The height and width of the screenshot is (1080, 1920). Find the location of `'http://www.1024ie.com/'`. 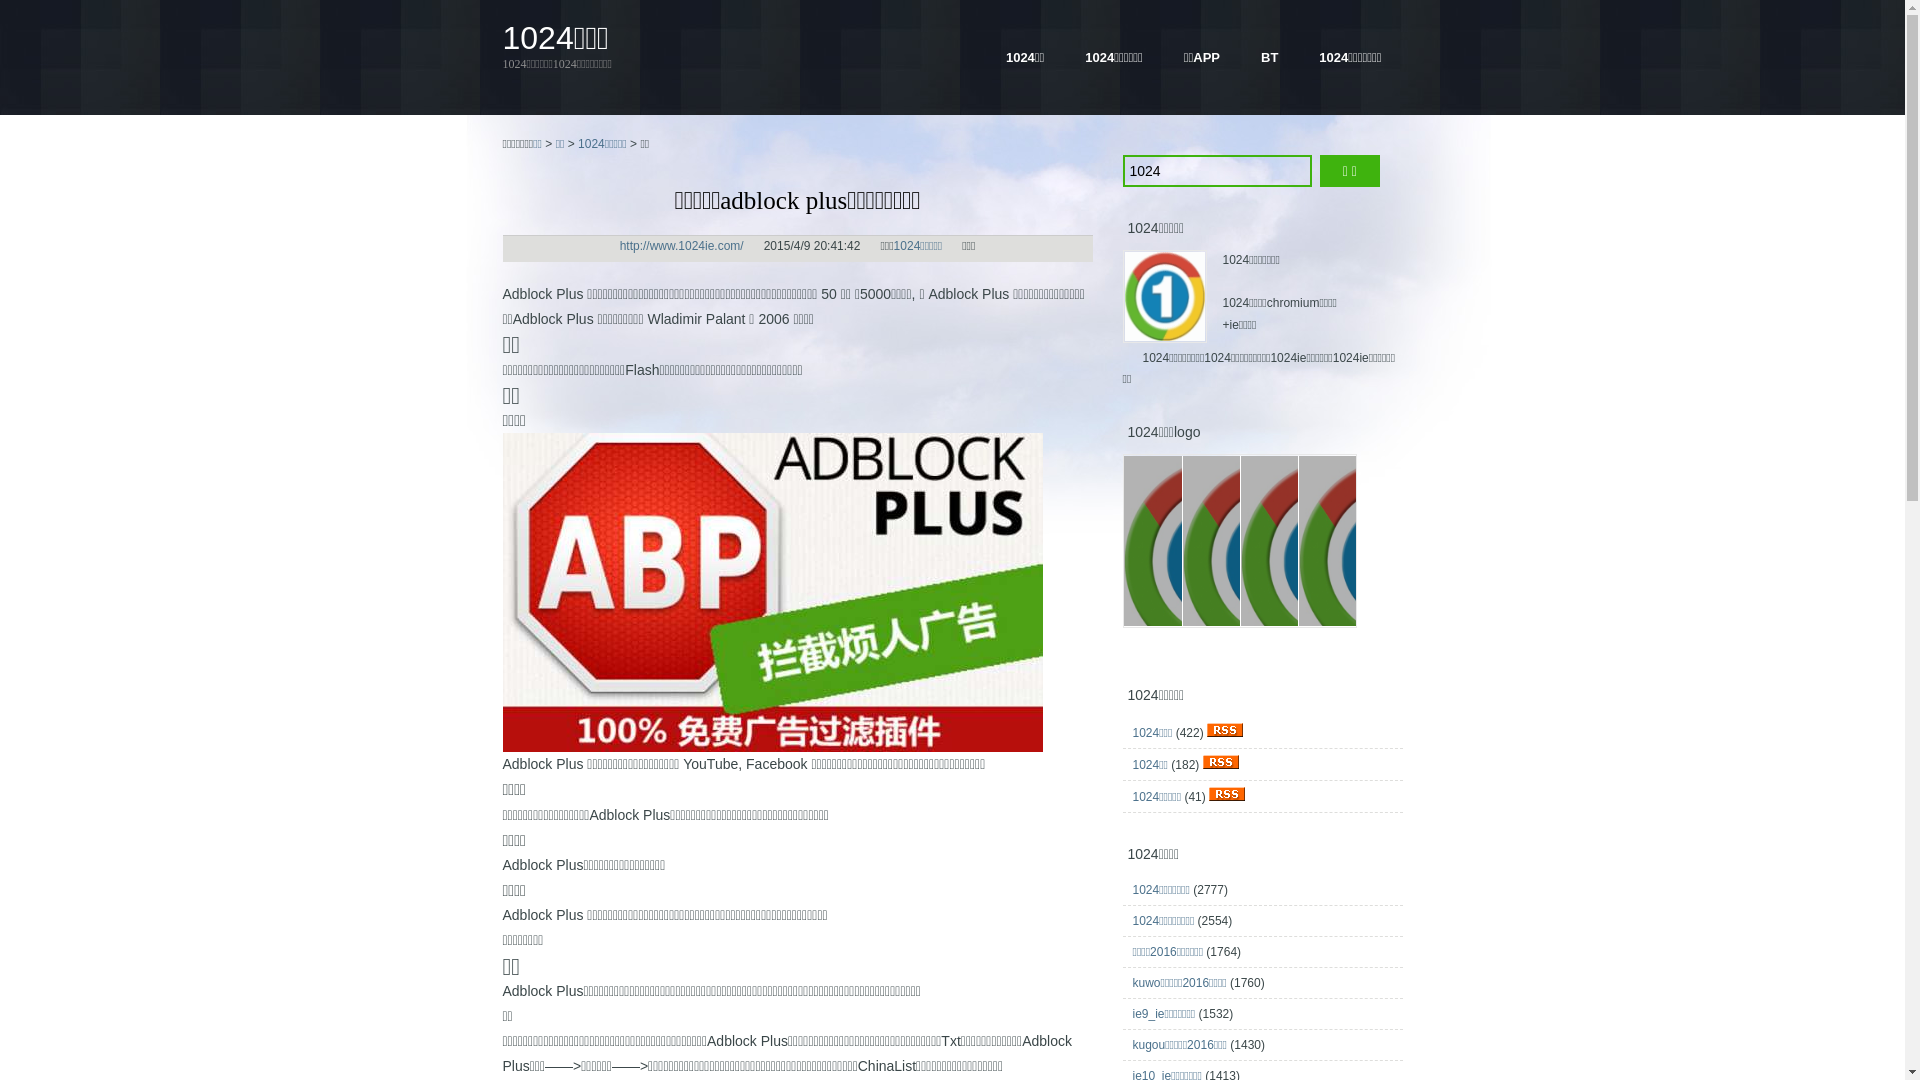

'http://www.1024ie.com/' is located at coordinates (681, 245).